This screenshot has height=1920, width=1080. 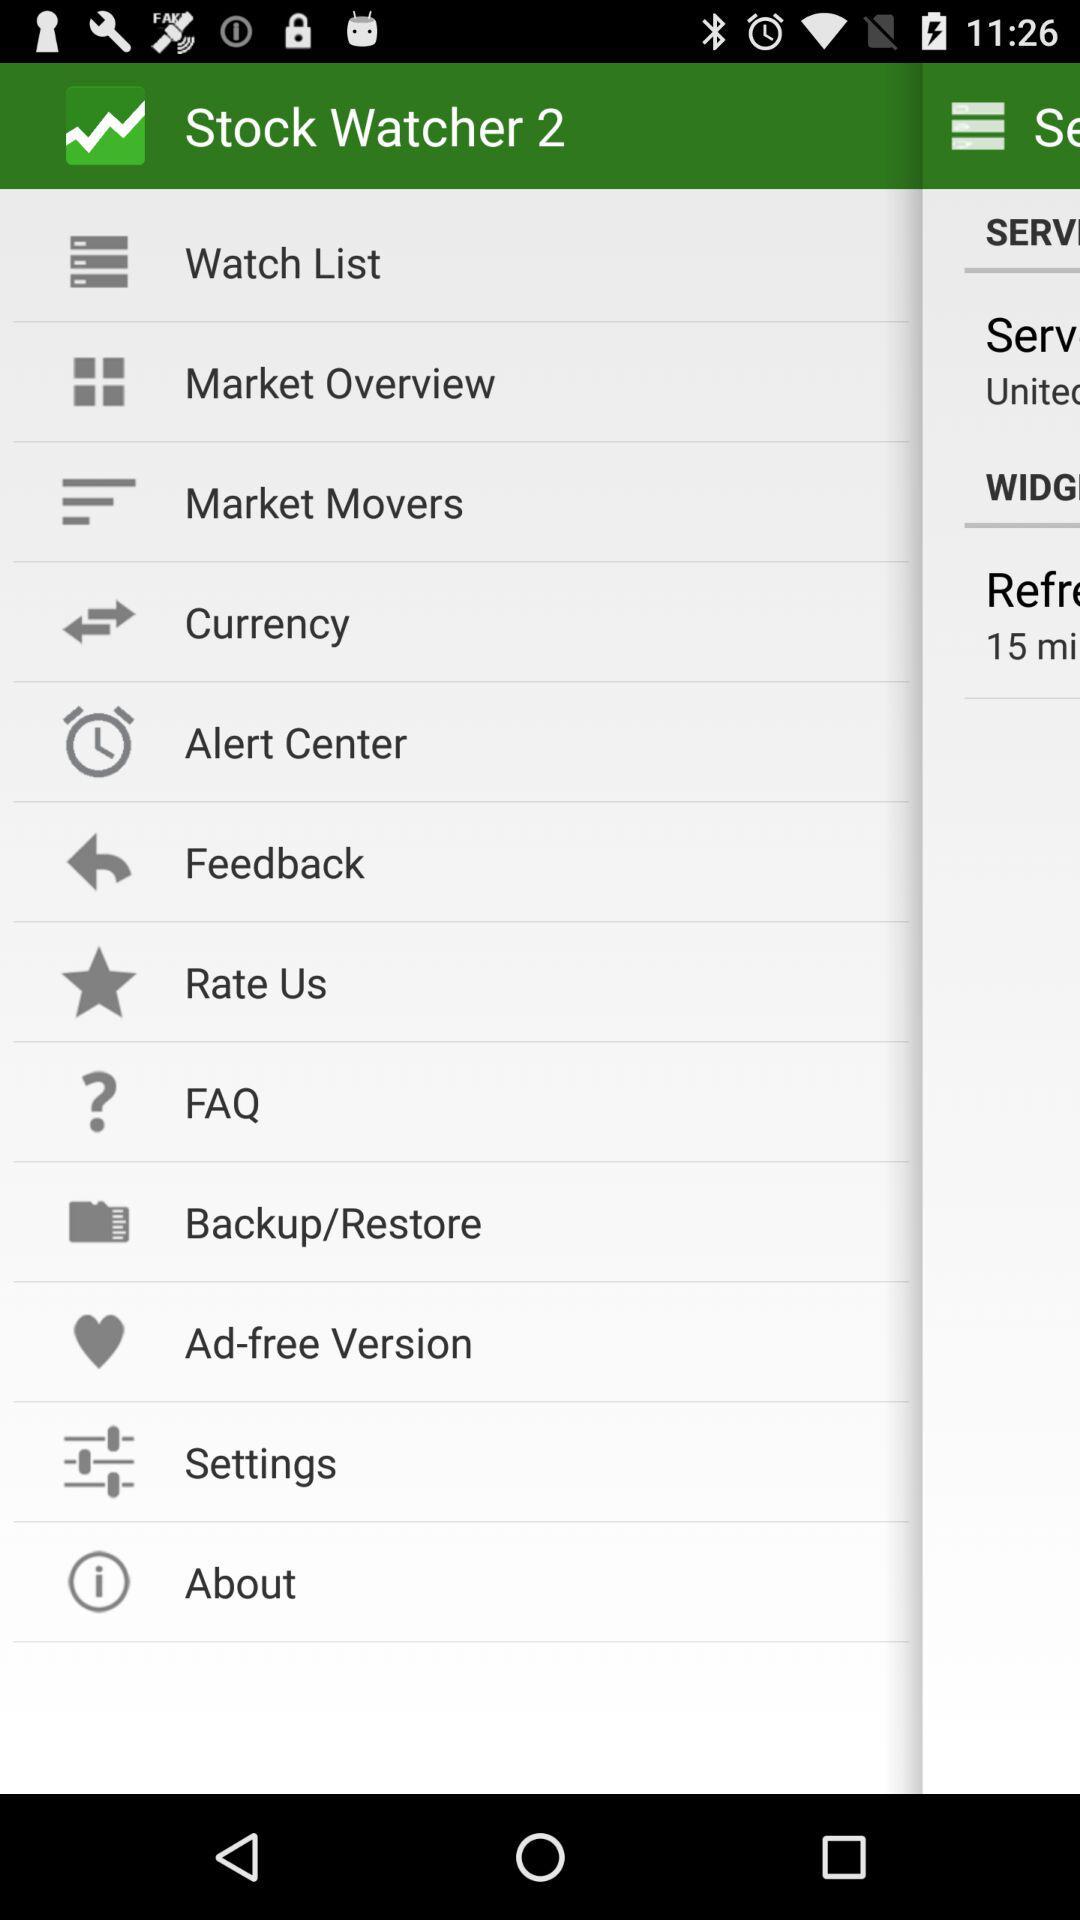 What do you see at coordinates (1032, 389) in the screenshot?
I see `united states (us)` at bounding box center [1032, 389].